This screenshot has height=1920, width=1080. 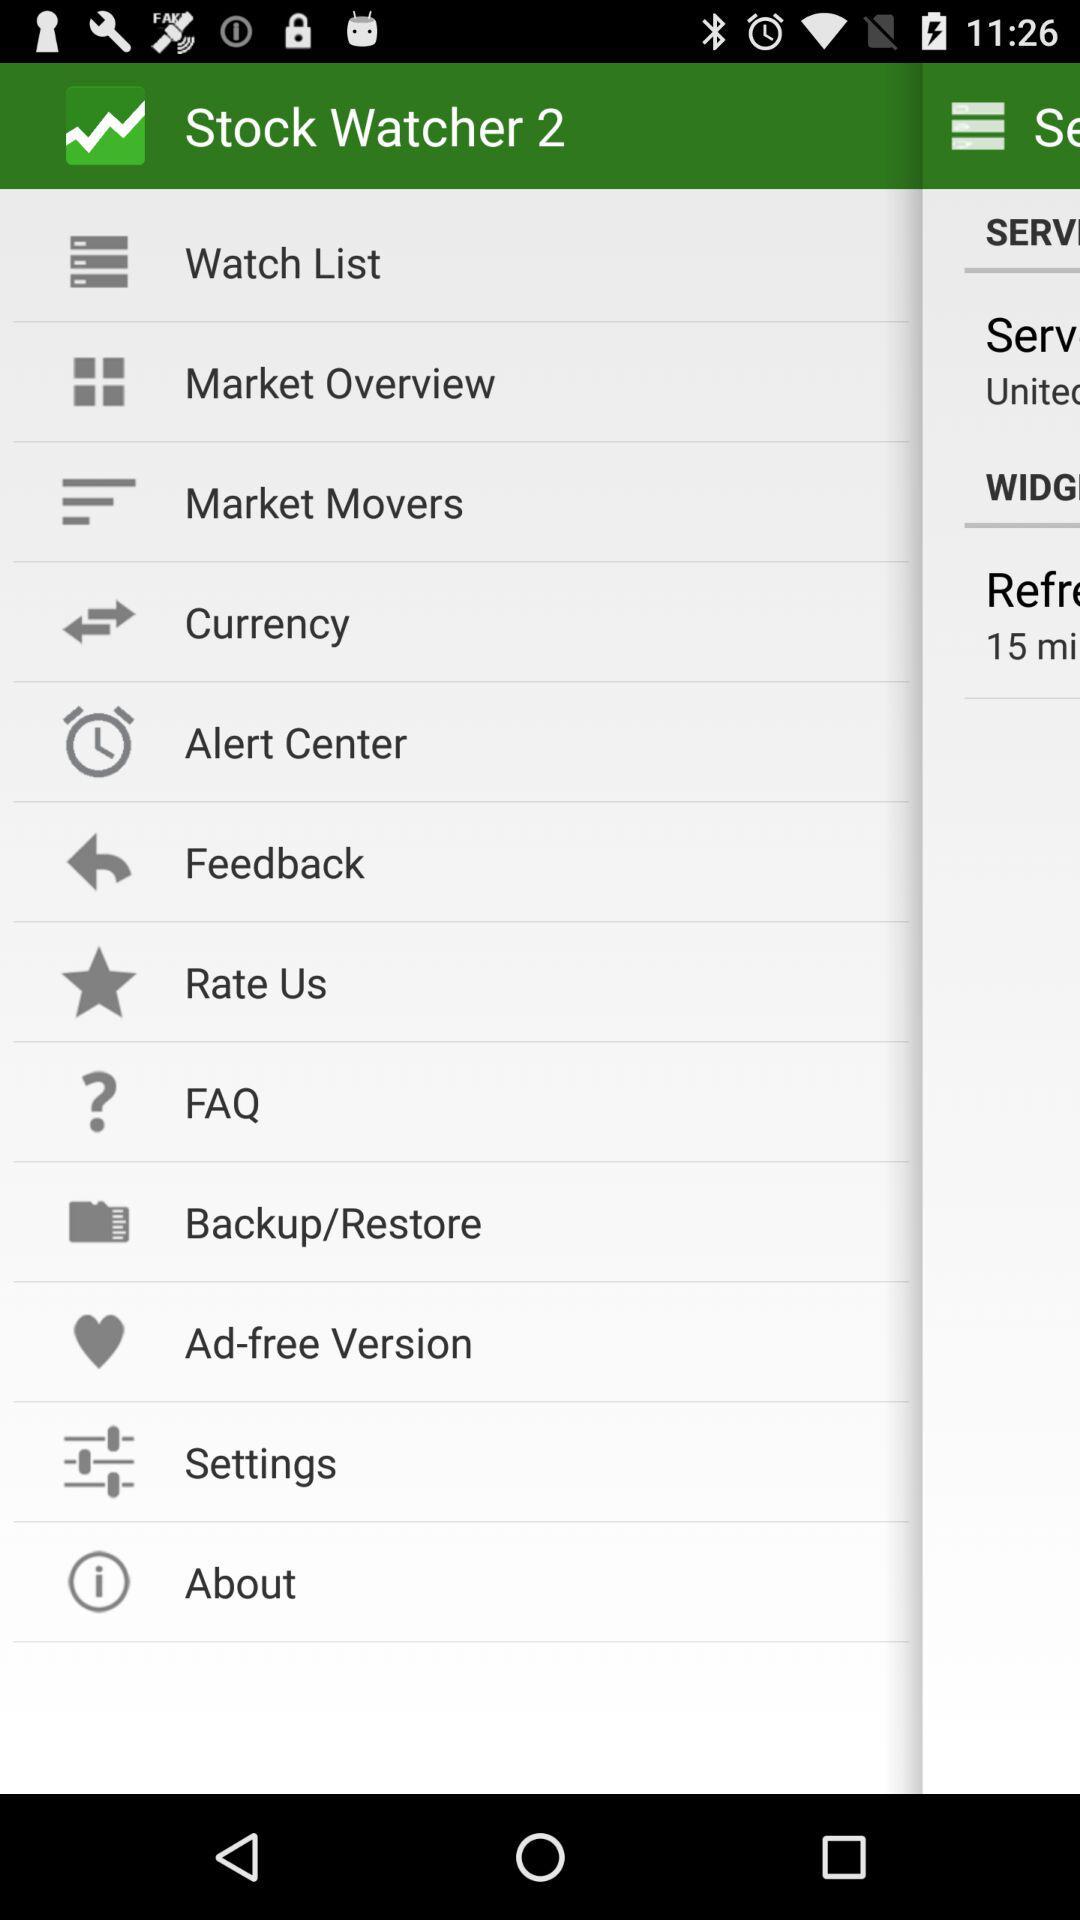 What do you see at coordinates (1032, 389) in the screenshot?
I see `united states (us)` at bounding box center [1032, 389].